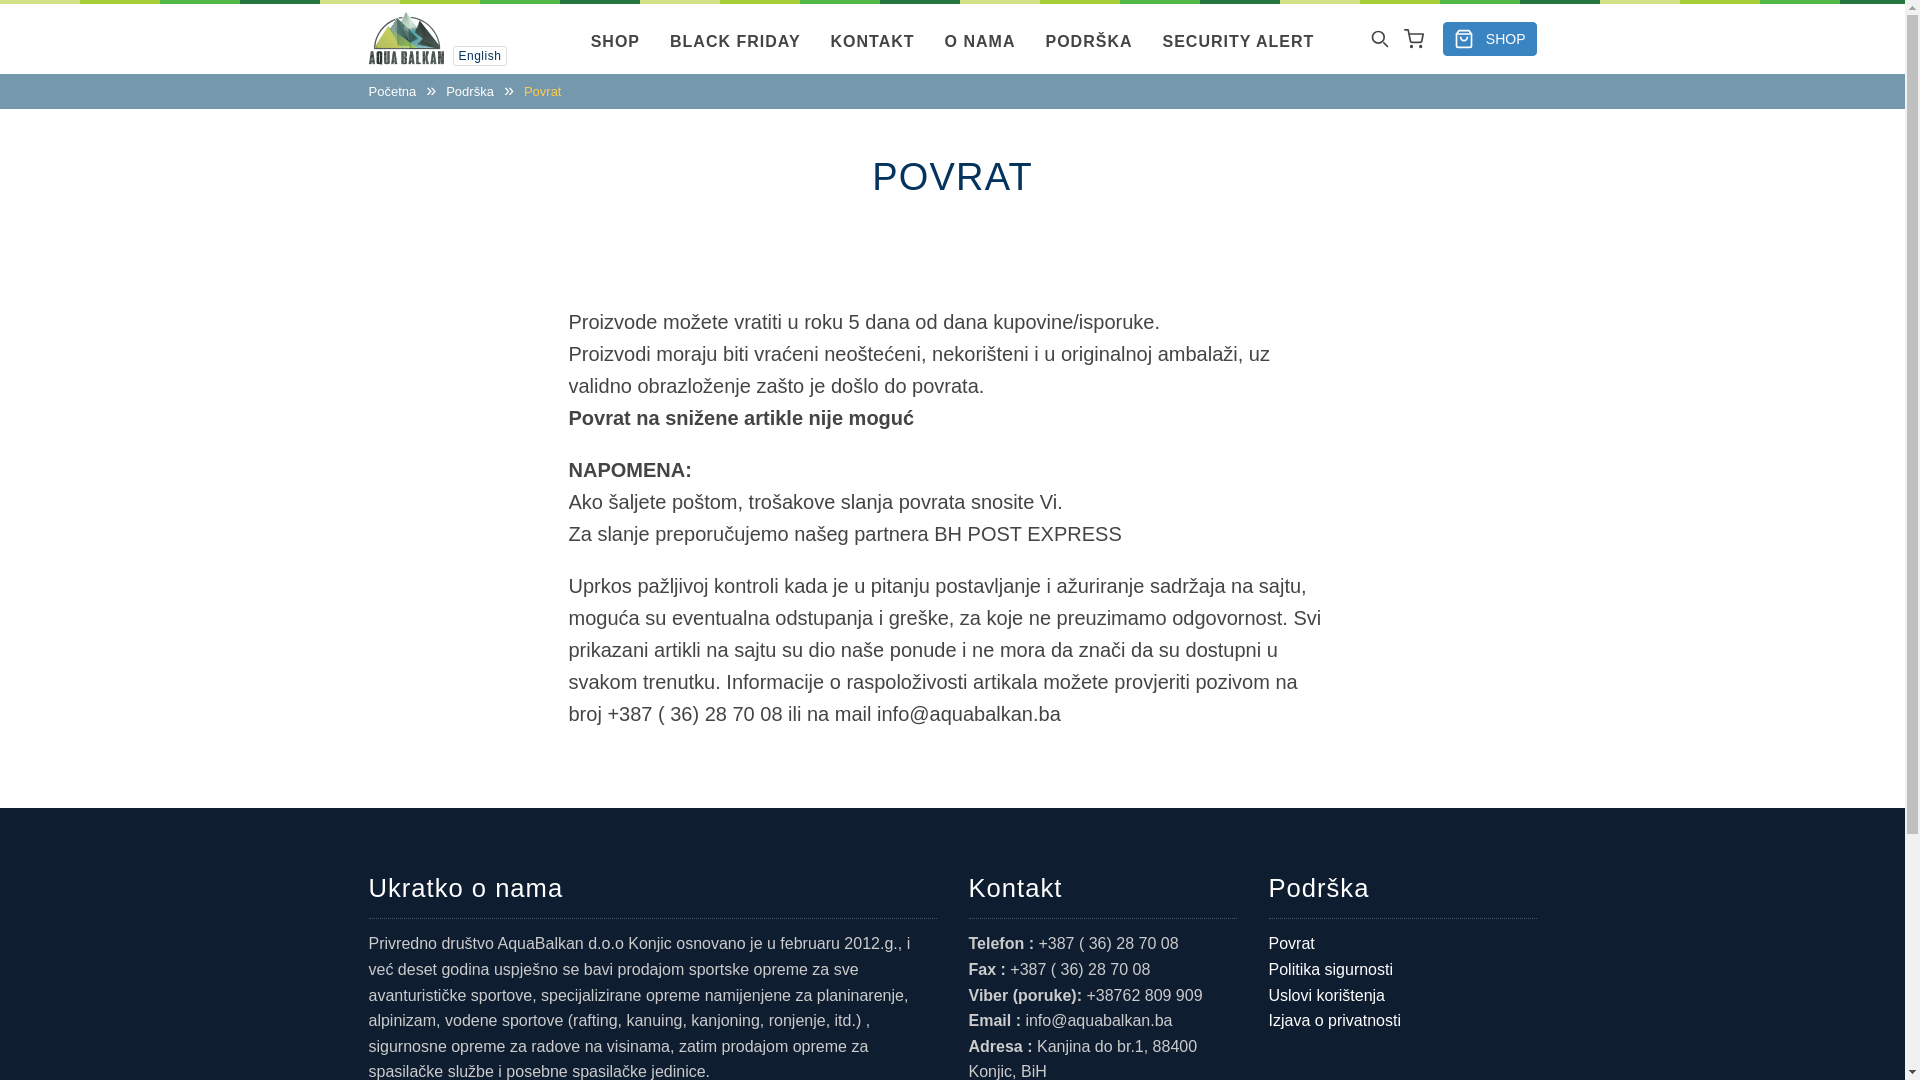 Image resolution: width=1920 pixels, height=1080 pixels. Describe the element at coordinates (1266, 944) in the screenshot. I see `'Povrat'` at that location.